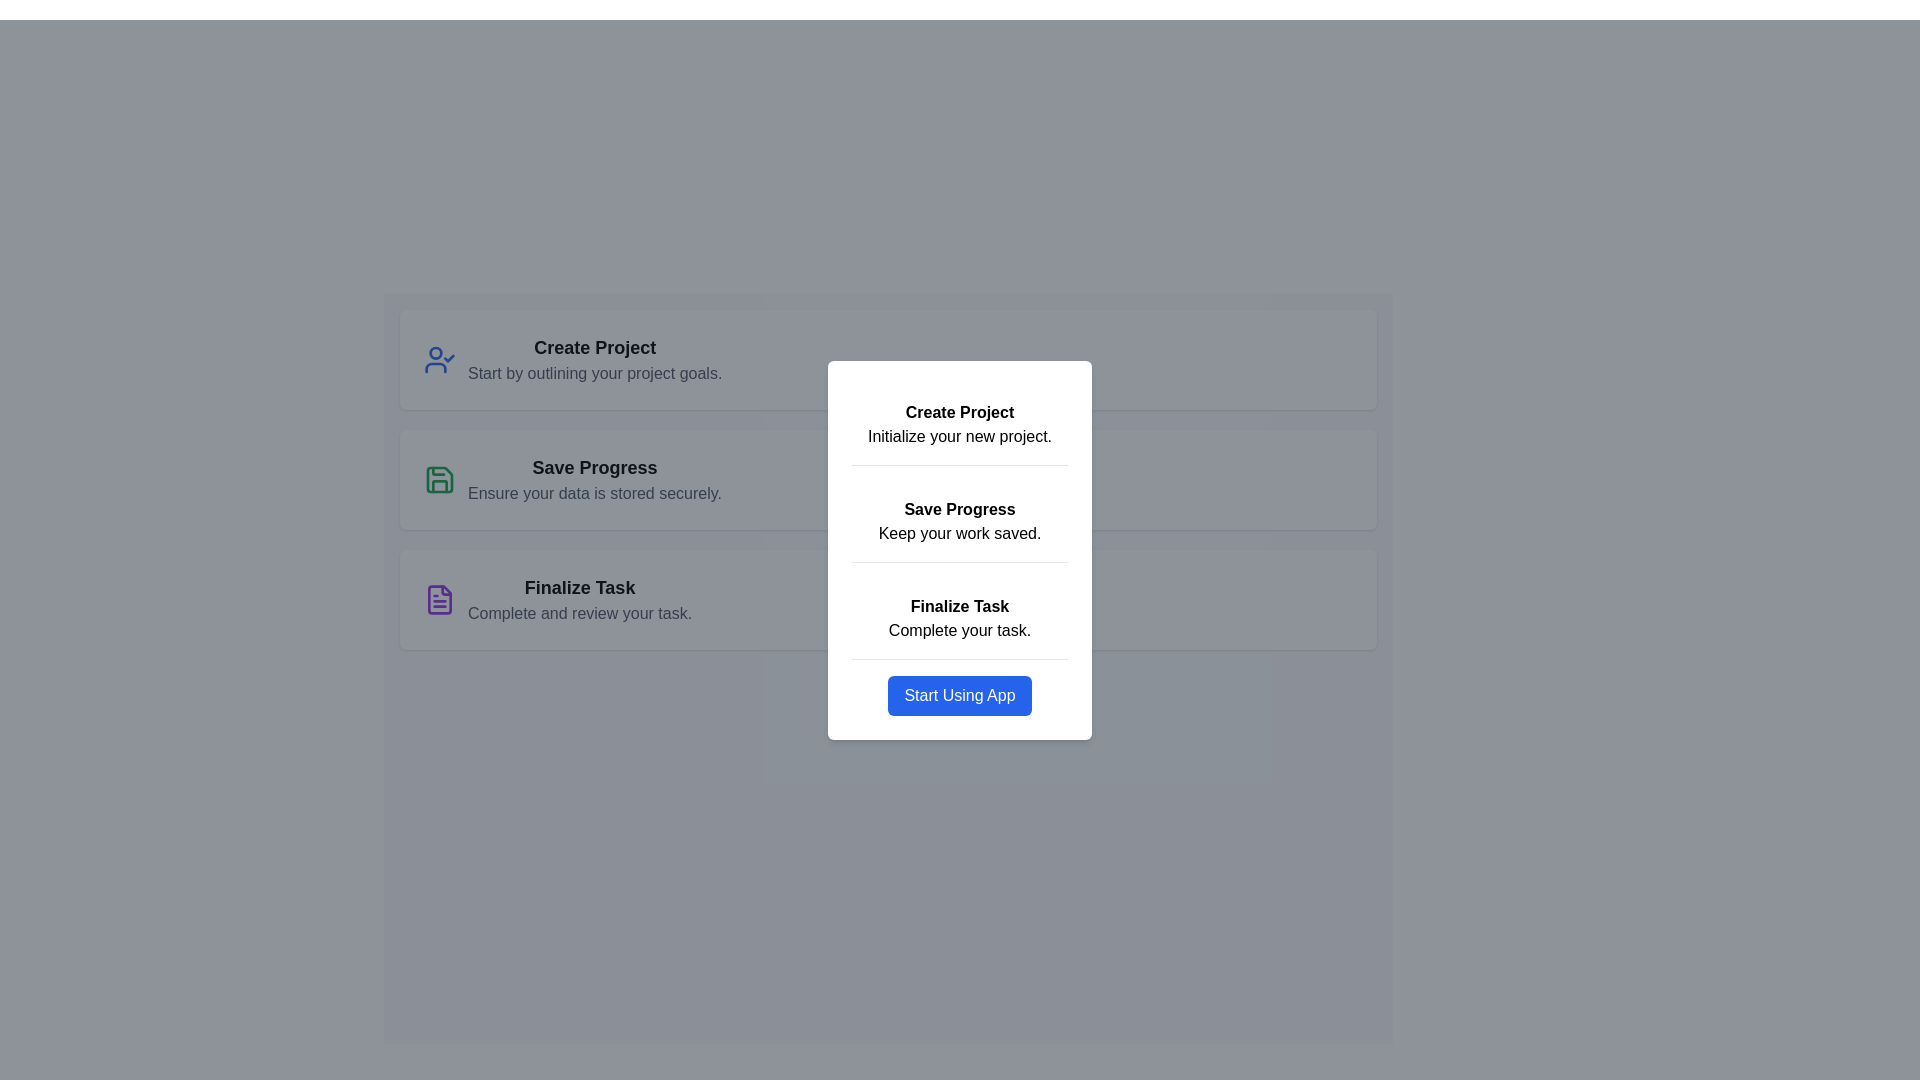 This screenshot has height=1080, width=1920. What do you see at coordinates (579, 599) in the screenshot?
I see `the 'Finalize Task' text element, which includes a bold title and a description, located in the right central portion of the 'Finalize Task' card` at bounding box center [579, 599].